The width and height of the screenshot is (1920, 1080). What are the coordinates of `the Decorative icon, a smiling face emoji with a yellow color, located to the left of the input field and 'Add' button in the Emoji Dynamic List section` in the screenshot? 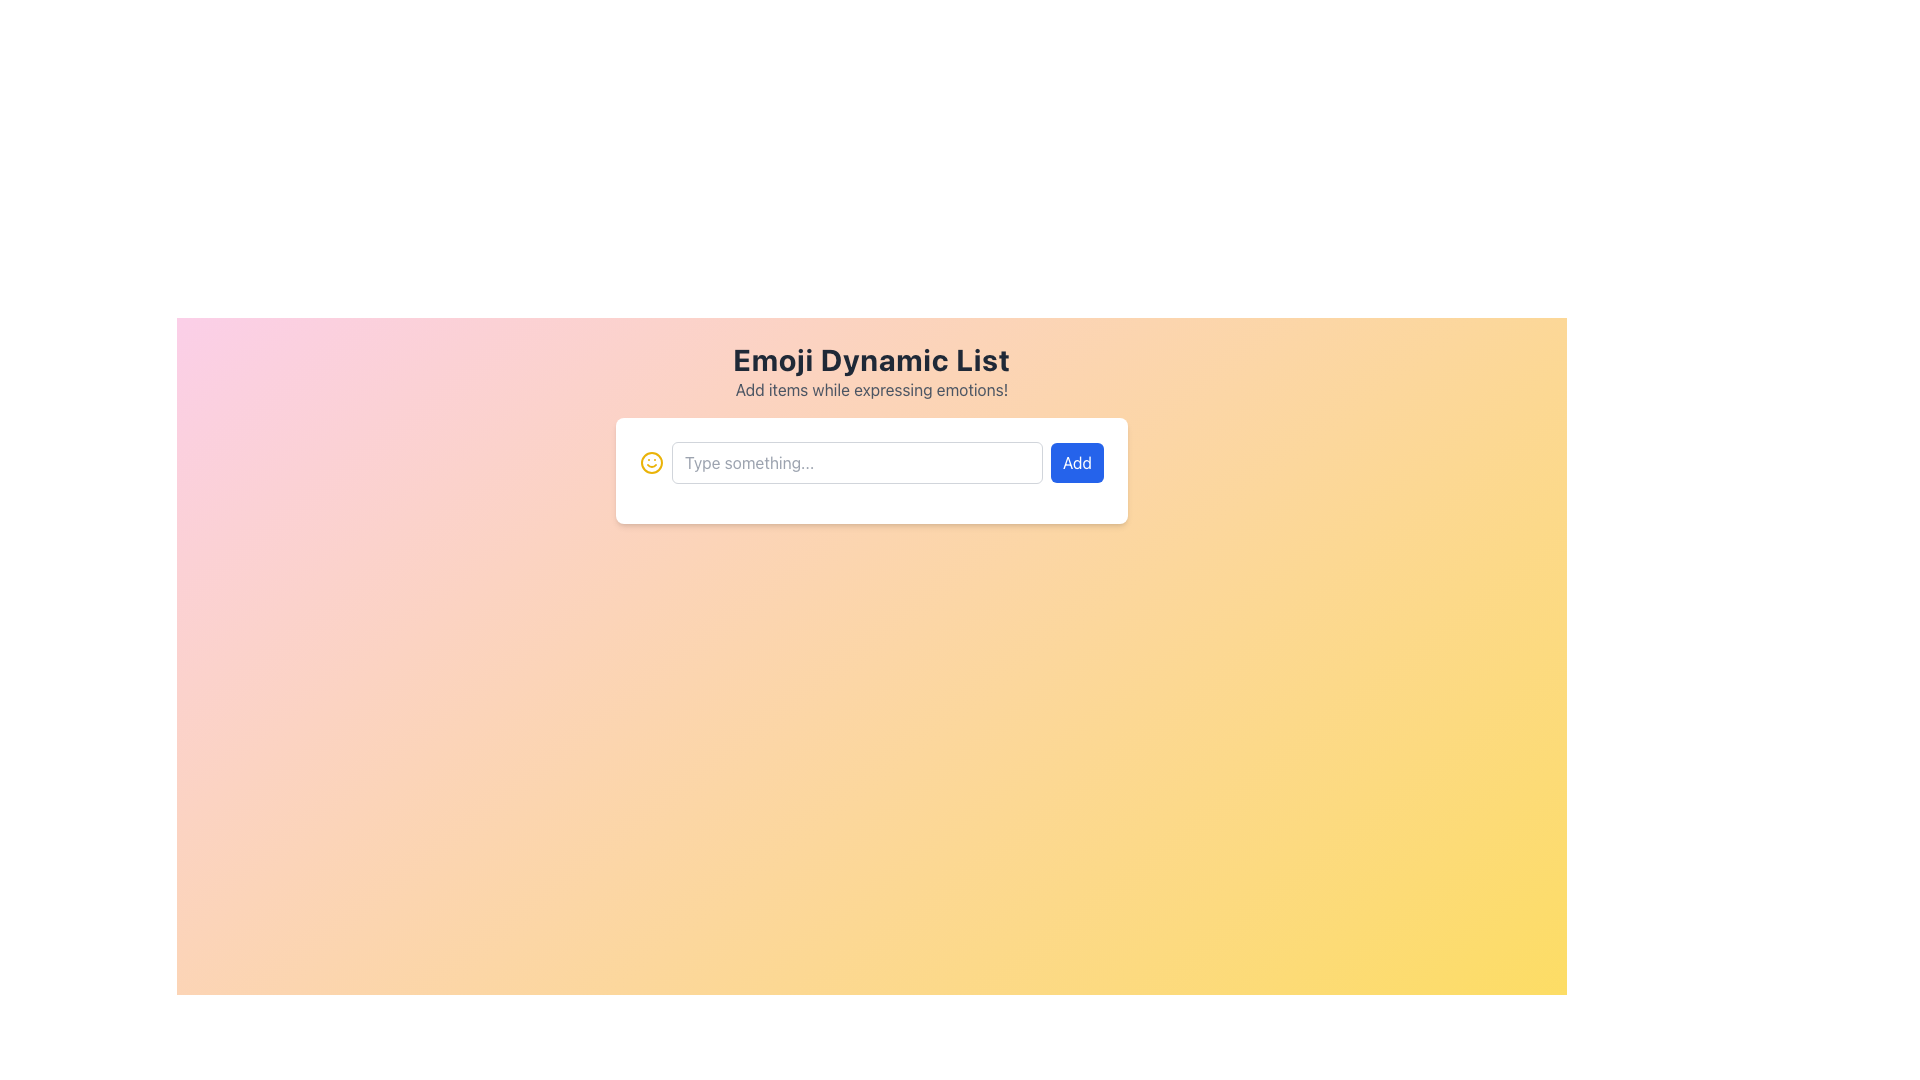 It's located at (652, 462).